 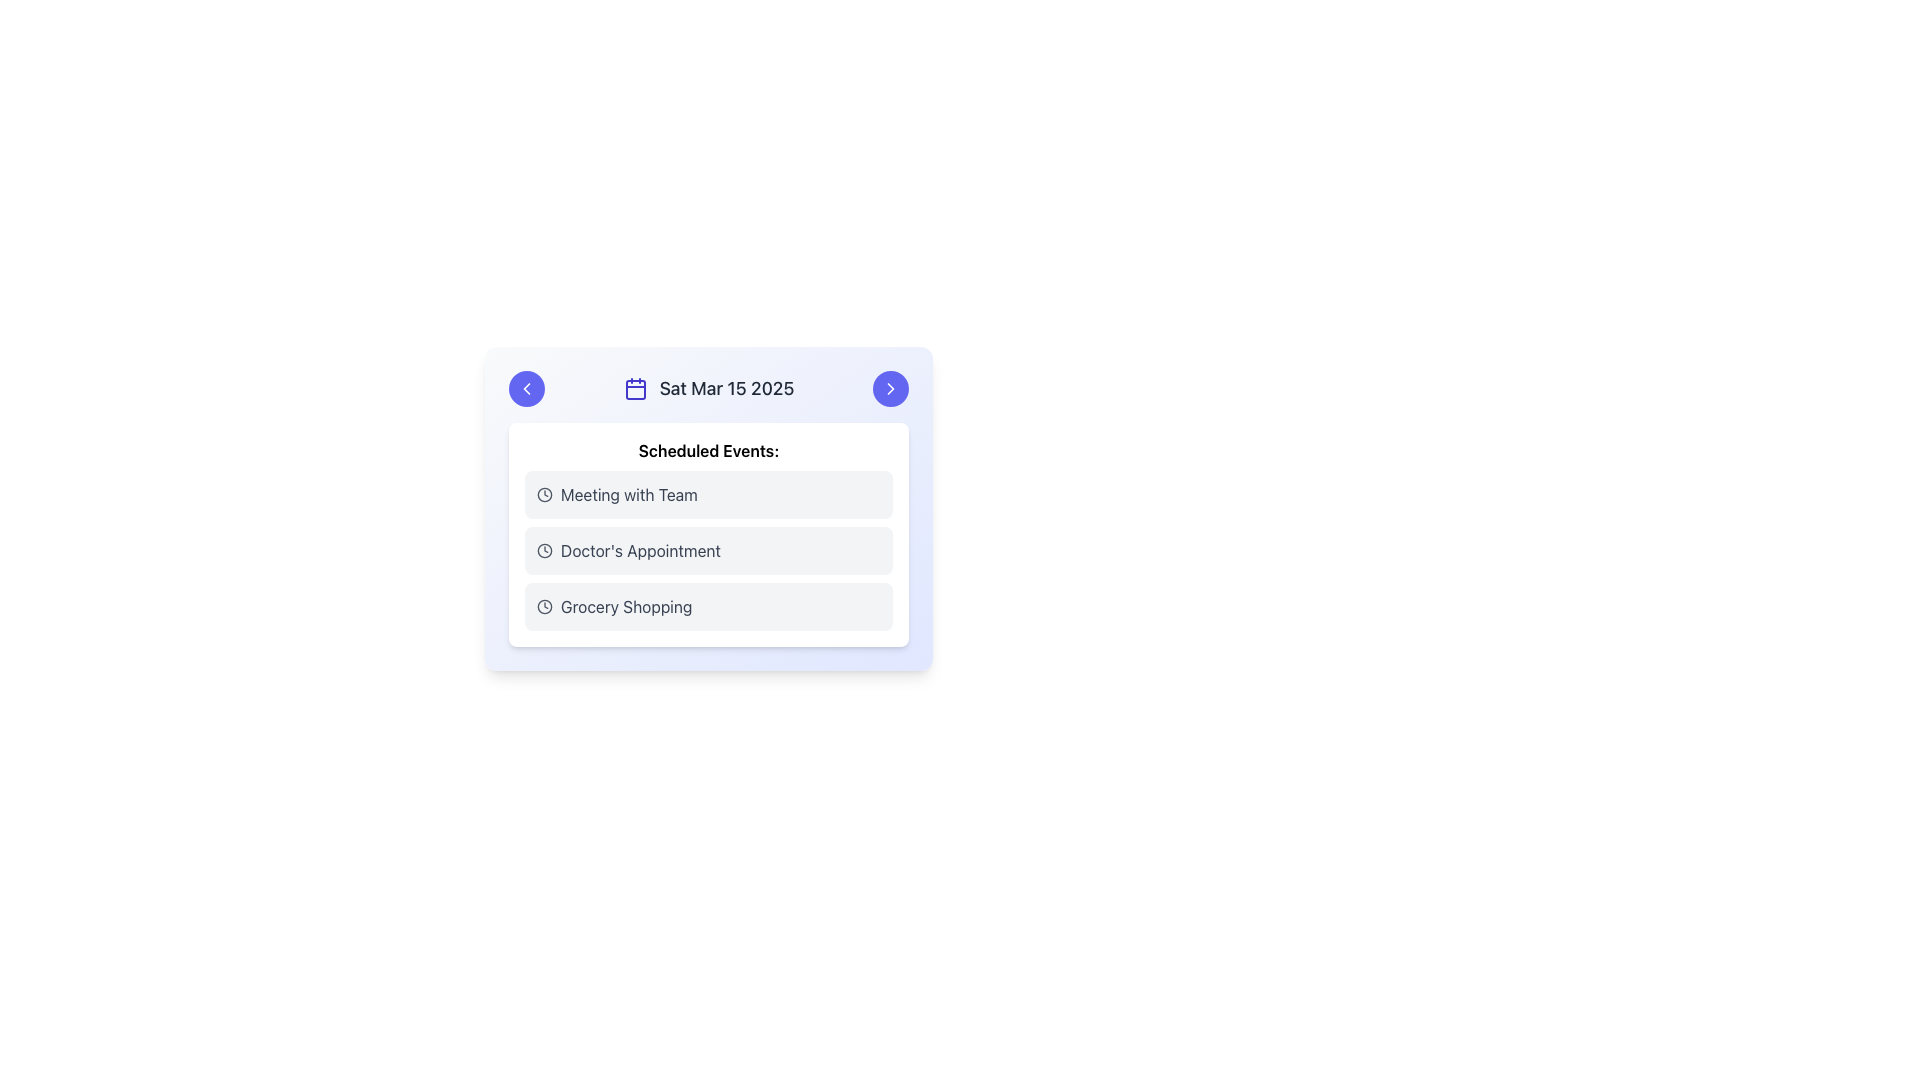 What do you see at coordinates (545, 494) in the screenshot?
I see `the clock icon located to the left of 'Meeting with Team' under the 'Scheduled Events' header` at bounding box center [545, 494].